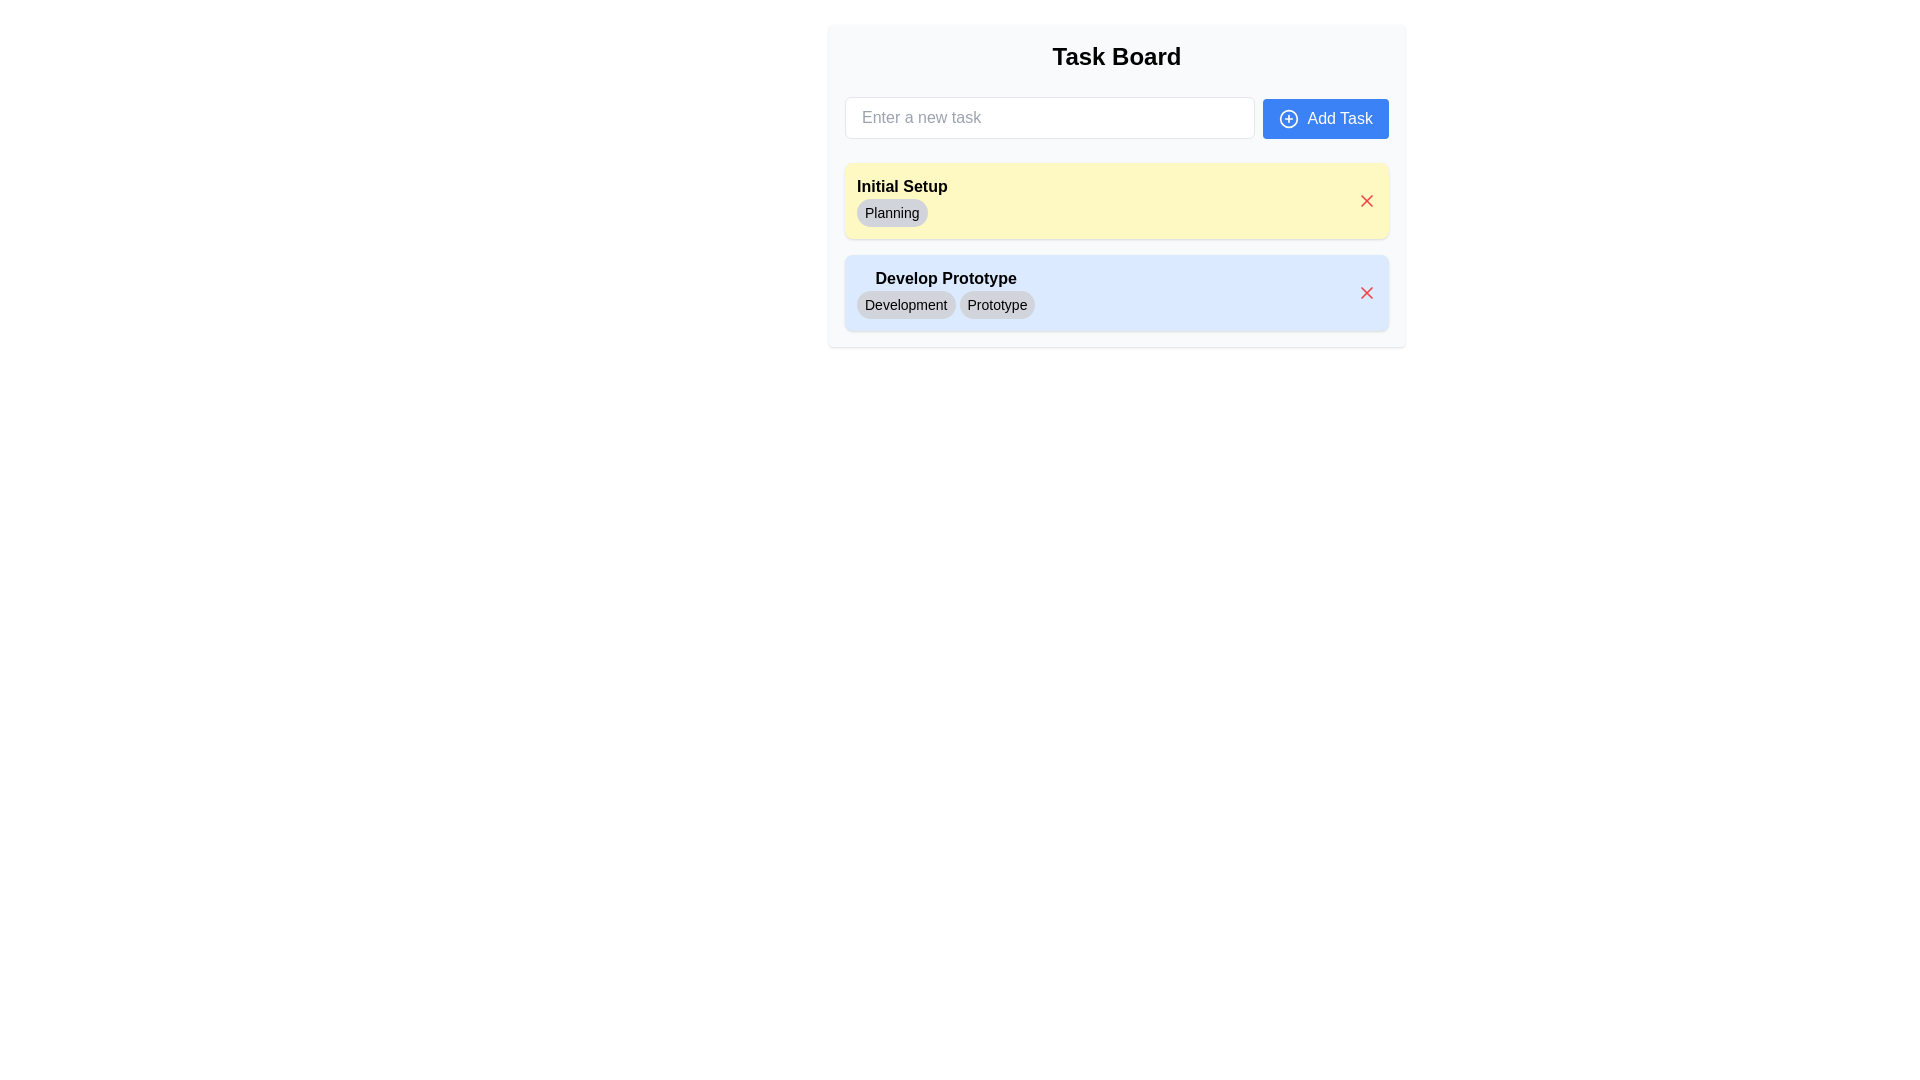 This screenshot has width=1920, height=1080. Describe the element at coordinates (945, 293) in the screenshot. I see `the 'Development' and 'Prototype' text tags located in the second task card of the task board interface to filter tasks by category` at that location.